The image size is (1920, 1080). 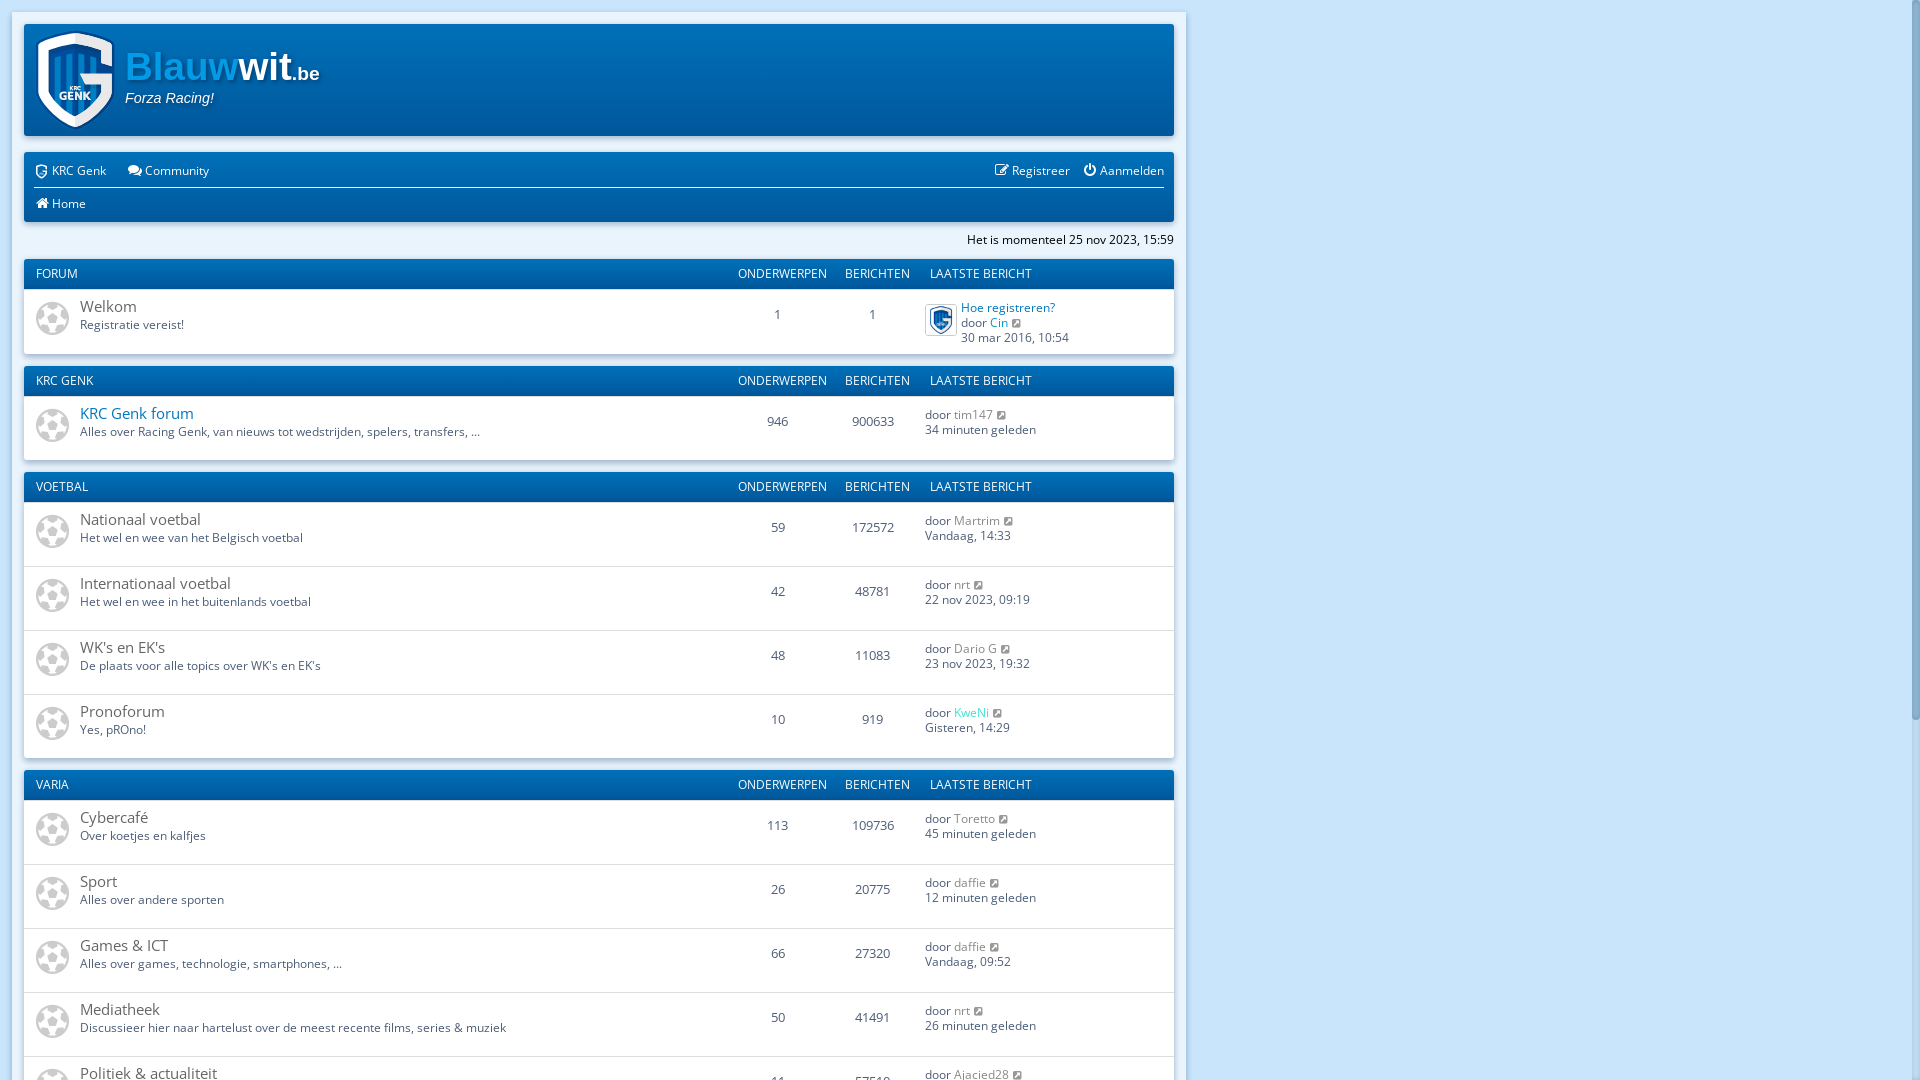 I want to click on 'KRC Genk', so click(x=33, y=170).